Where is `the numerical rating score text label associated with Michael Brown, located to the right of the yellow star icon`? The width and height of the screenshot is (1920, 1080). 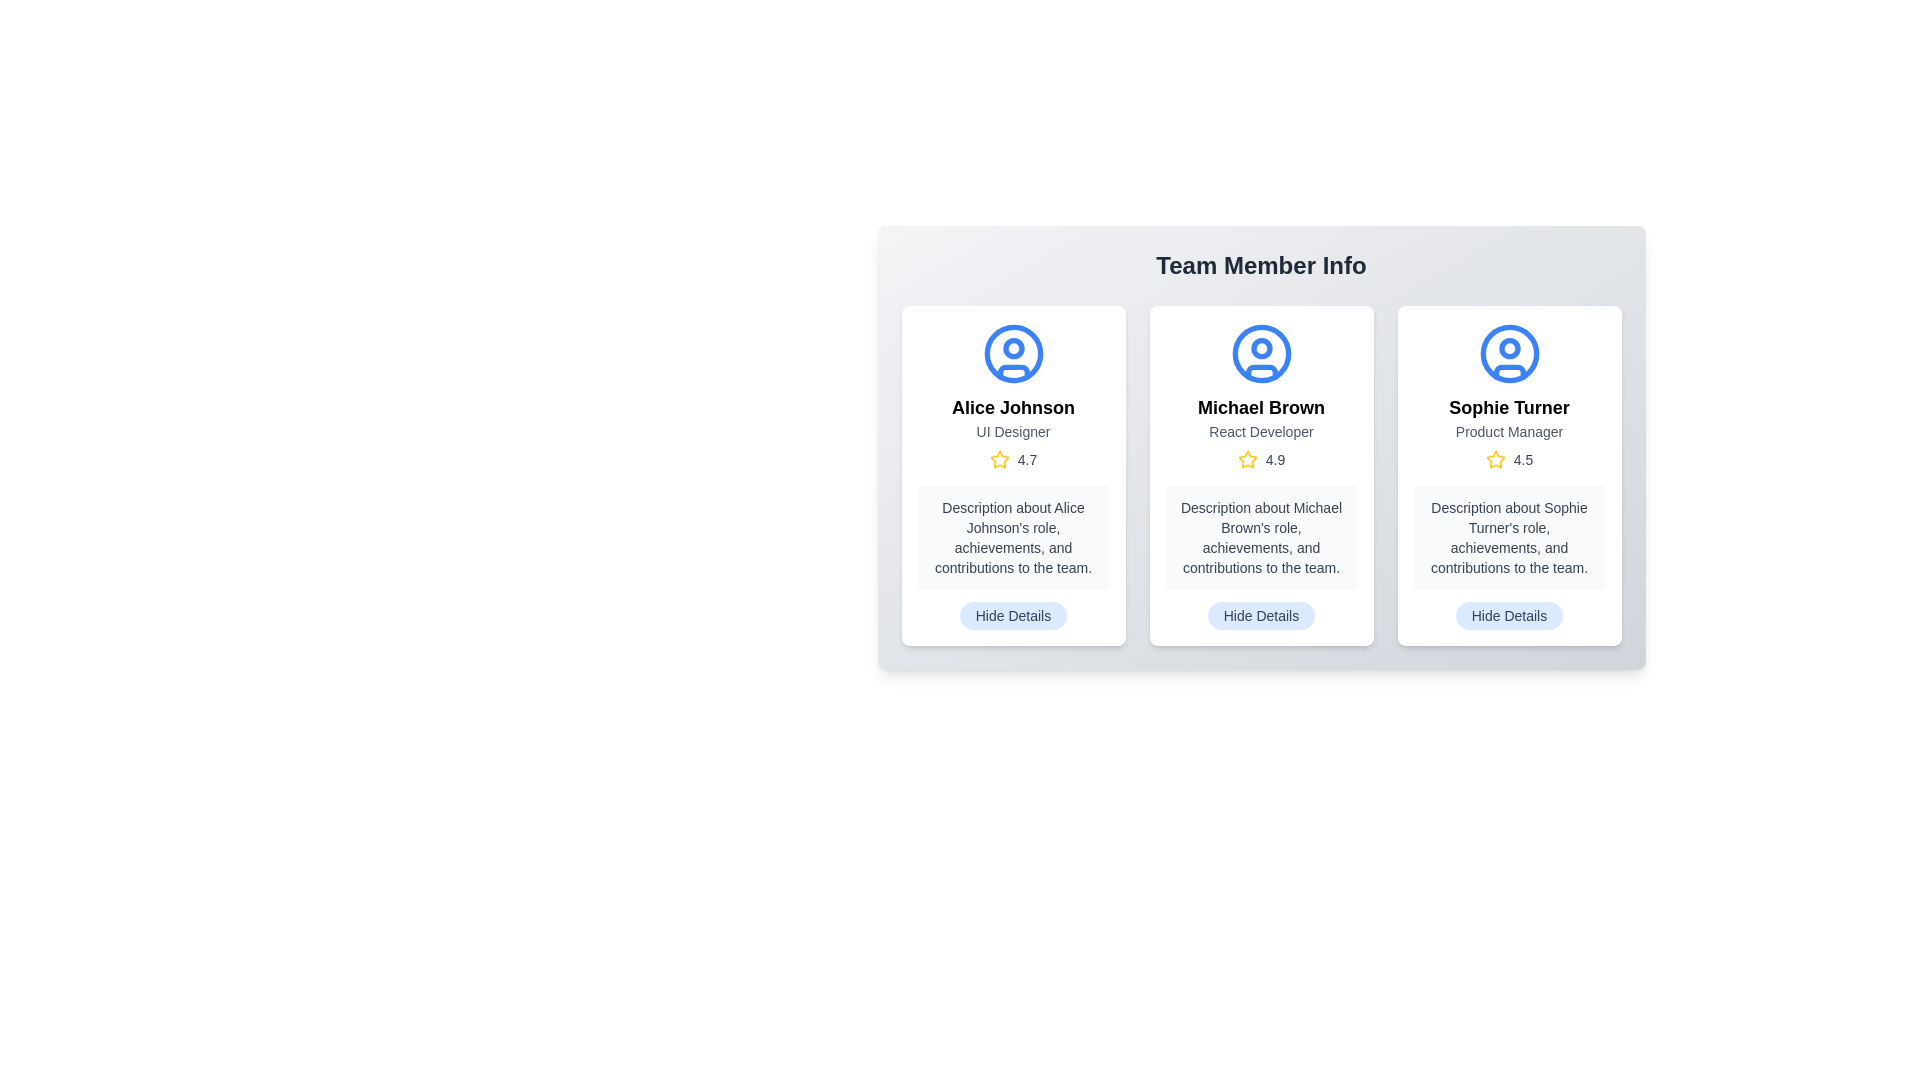 the numerical rating score text label associated with Michael Brown, located to the right of the yellow star icon is located at coordinates (1274, 459).